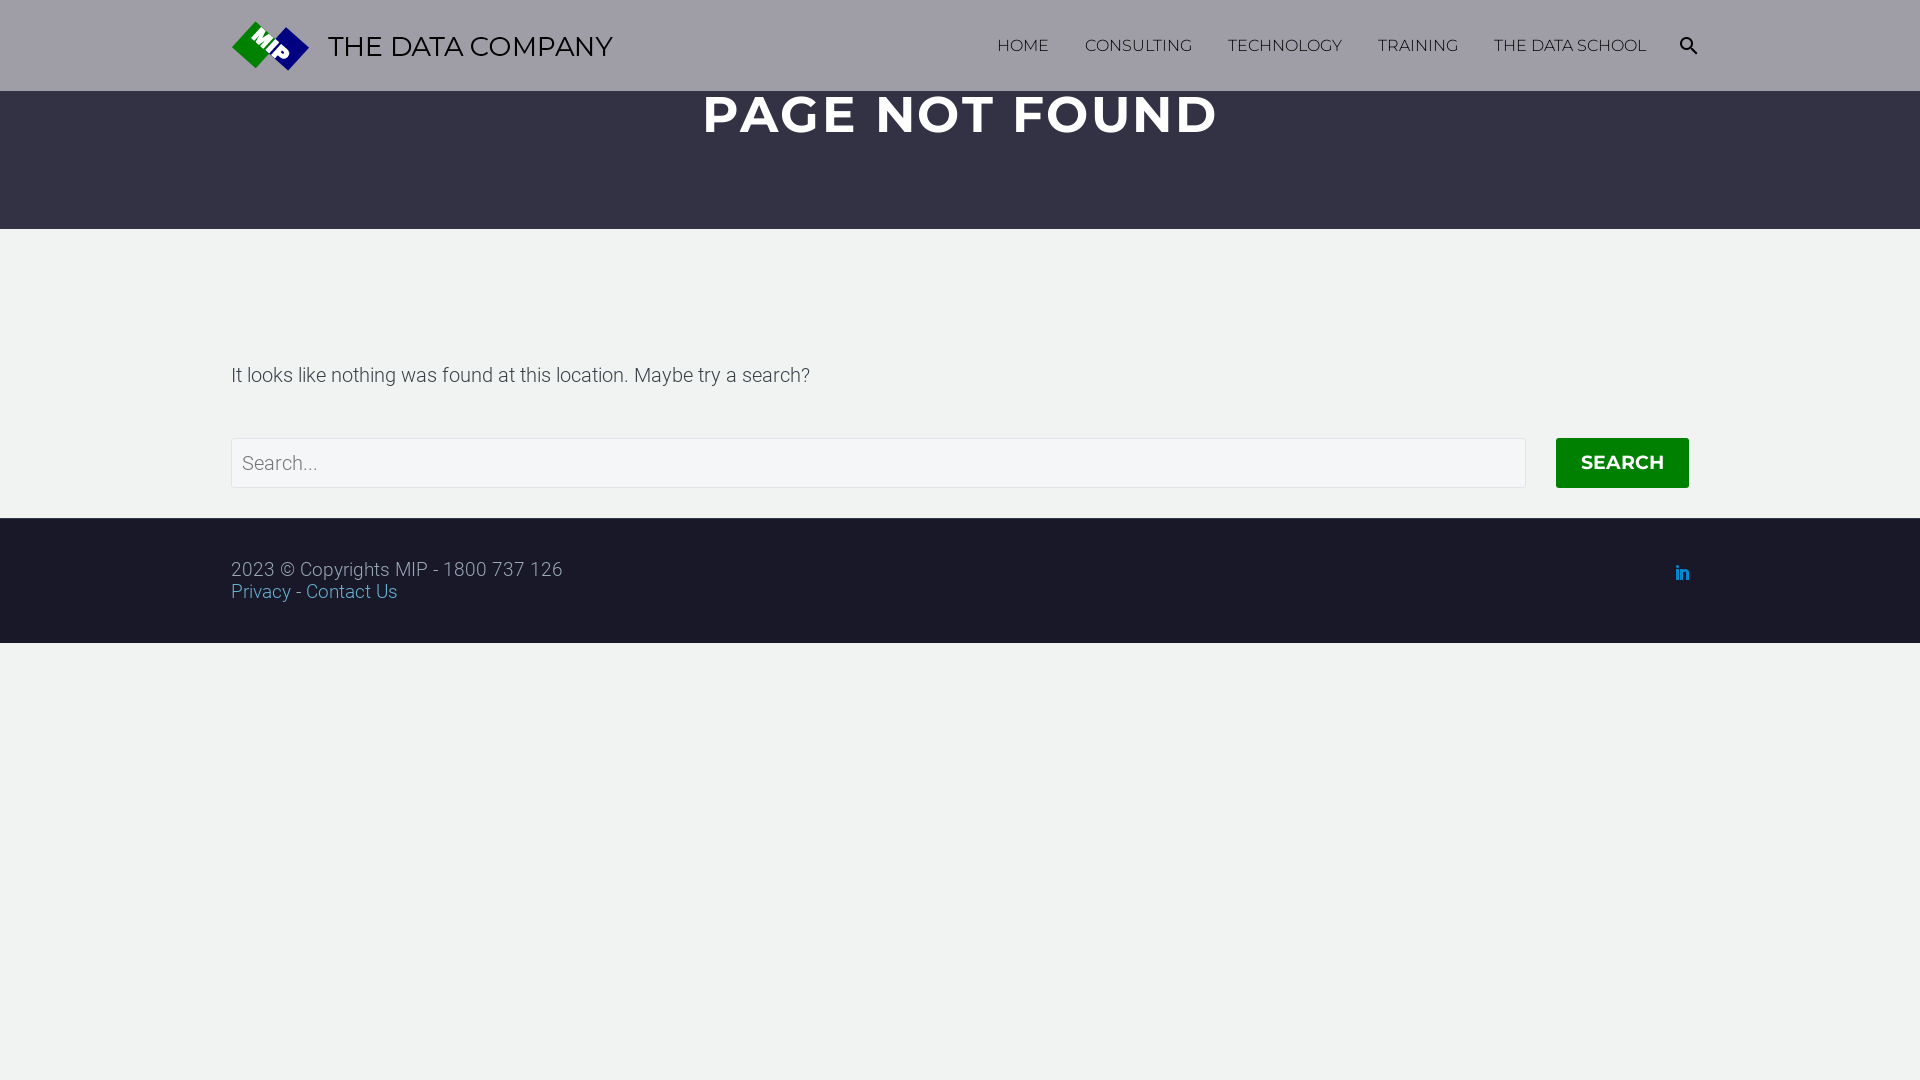 The image size is (1920, 1080). Describe the element at coordinates (1682, 571) in the screenshot. I see `'LinkedIn'` at that location.